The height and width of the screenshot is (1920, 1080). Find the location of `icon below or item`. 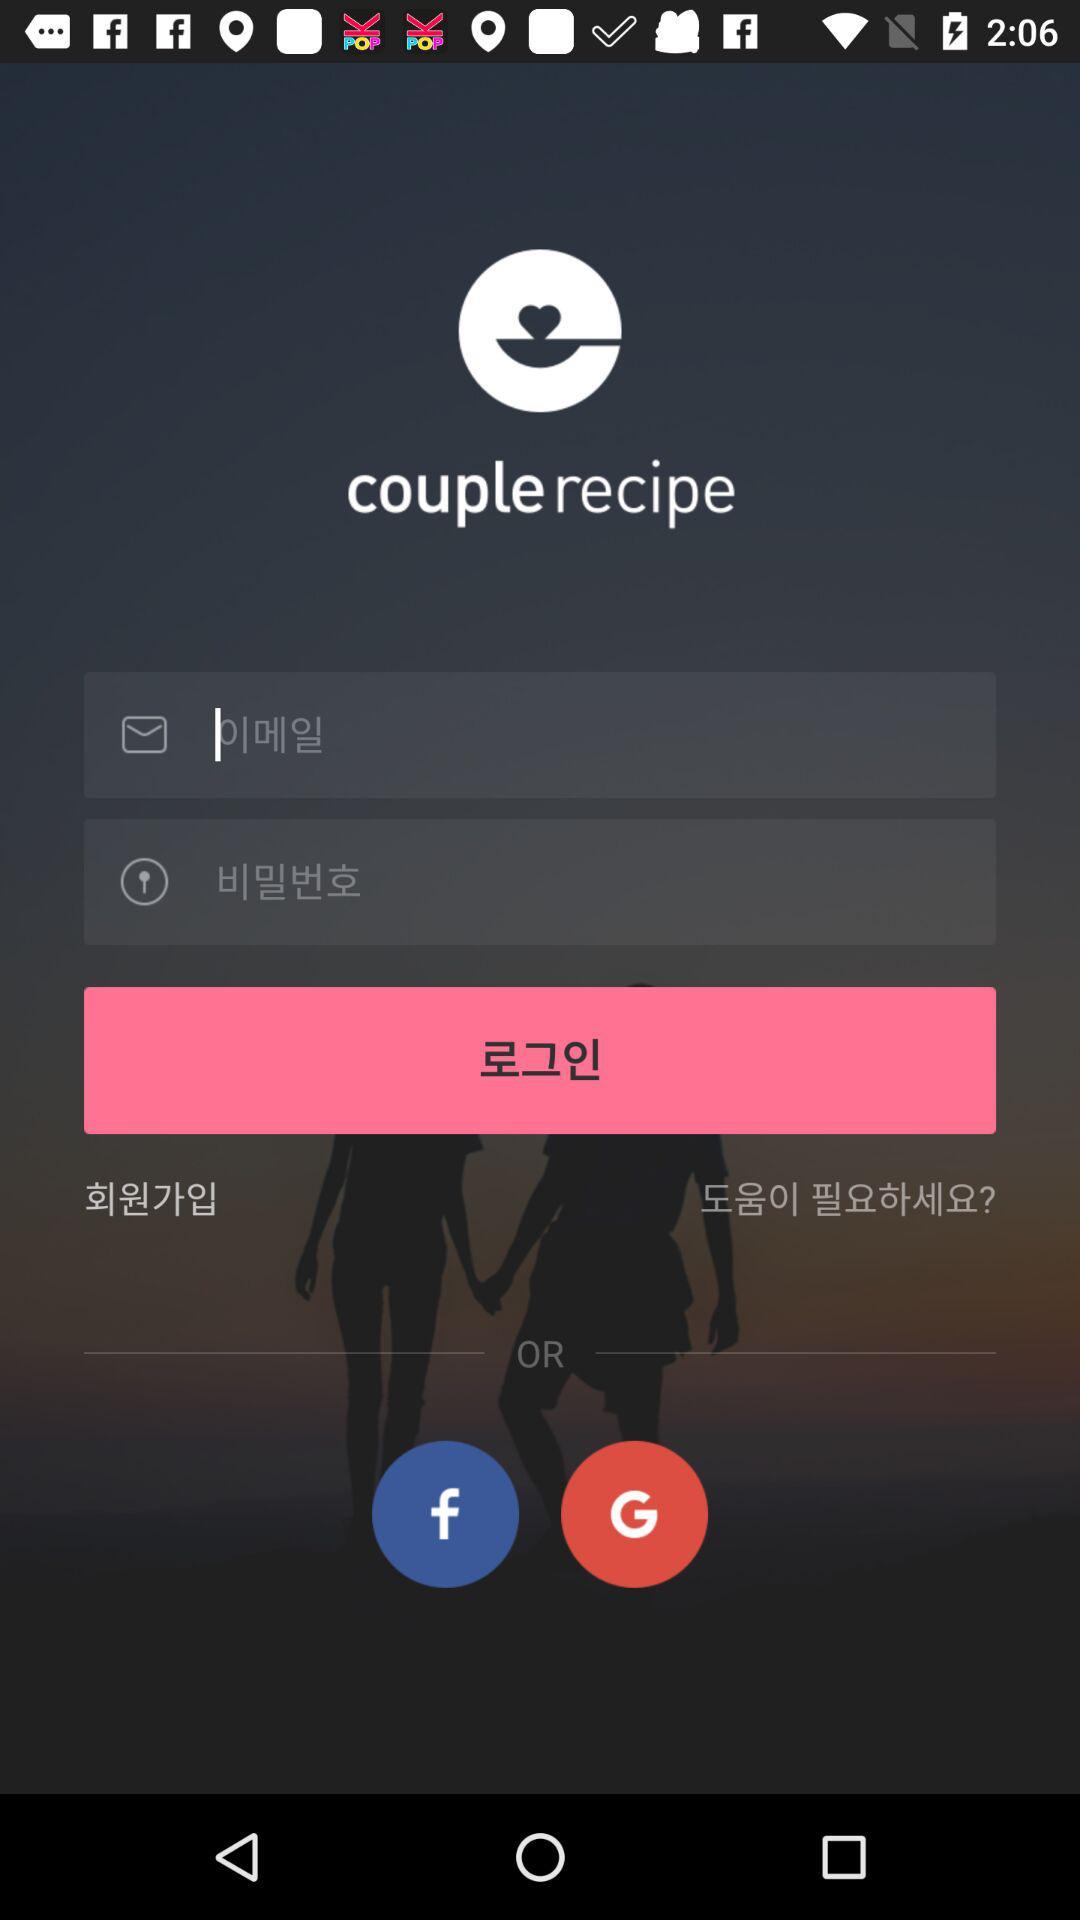

icon below or item is located at coordinates (444, 1514).